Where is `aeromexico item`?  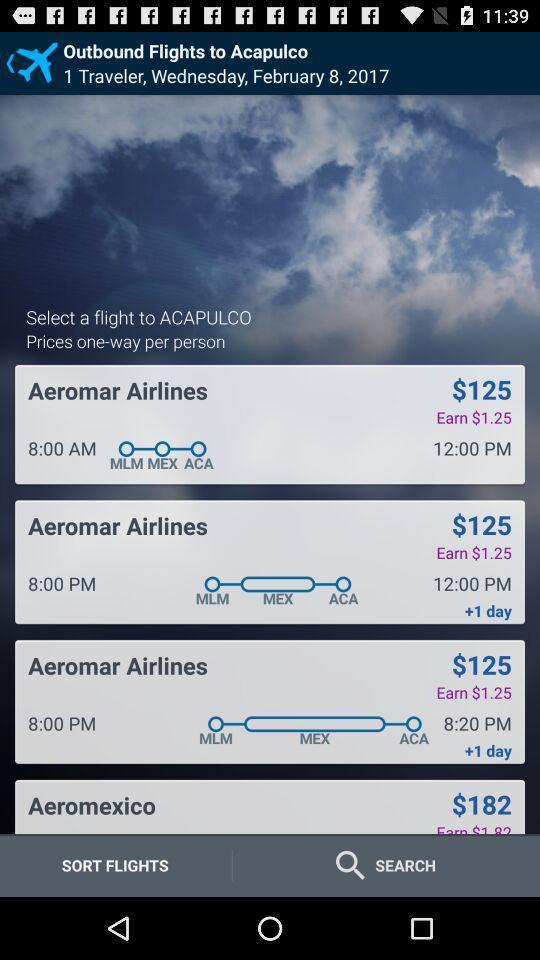 aeromexico item is located at coordinates (91, 805).